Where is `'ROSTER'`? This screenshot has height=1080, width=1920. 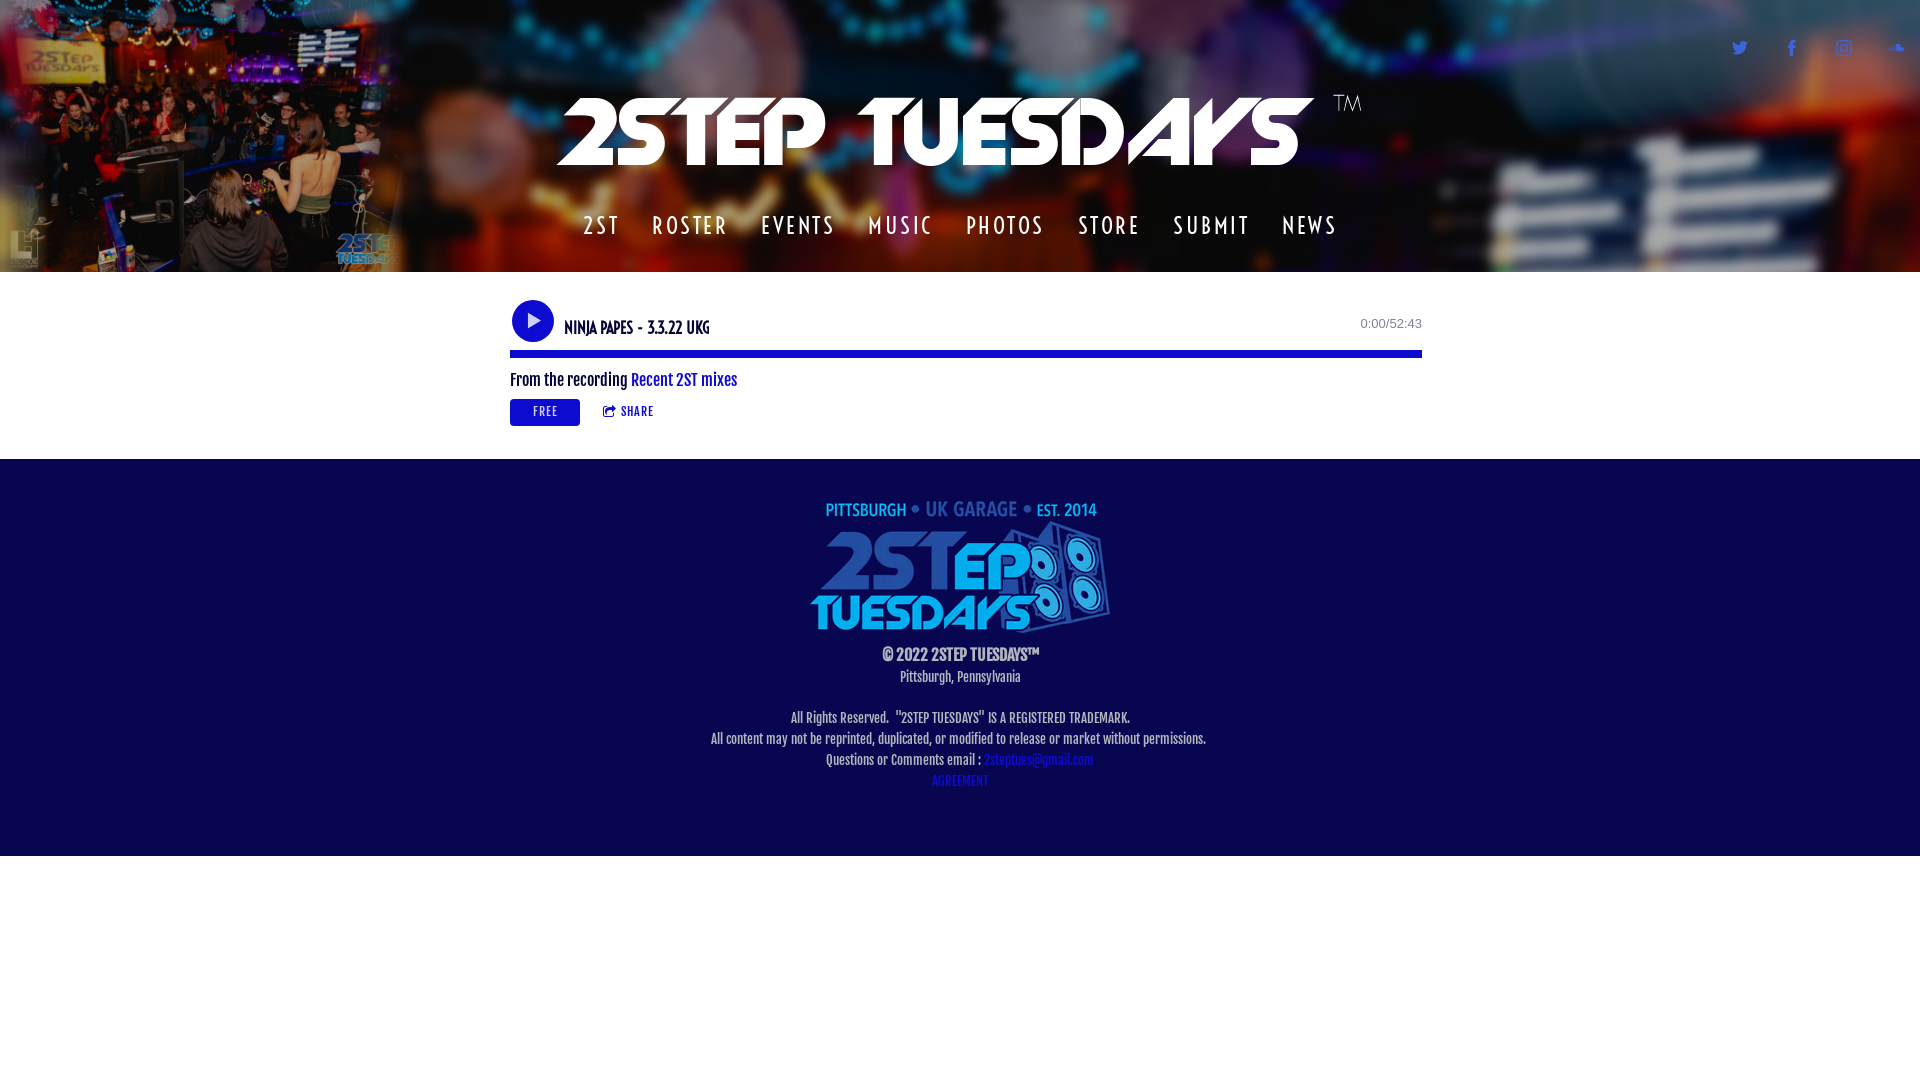 'ROSTER' is located at coordinates (690, 224).